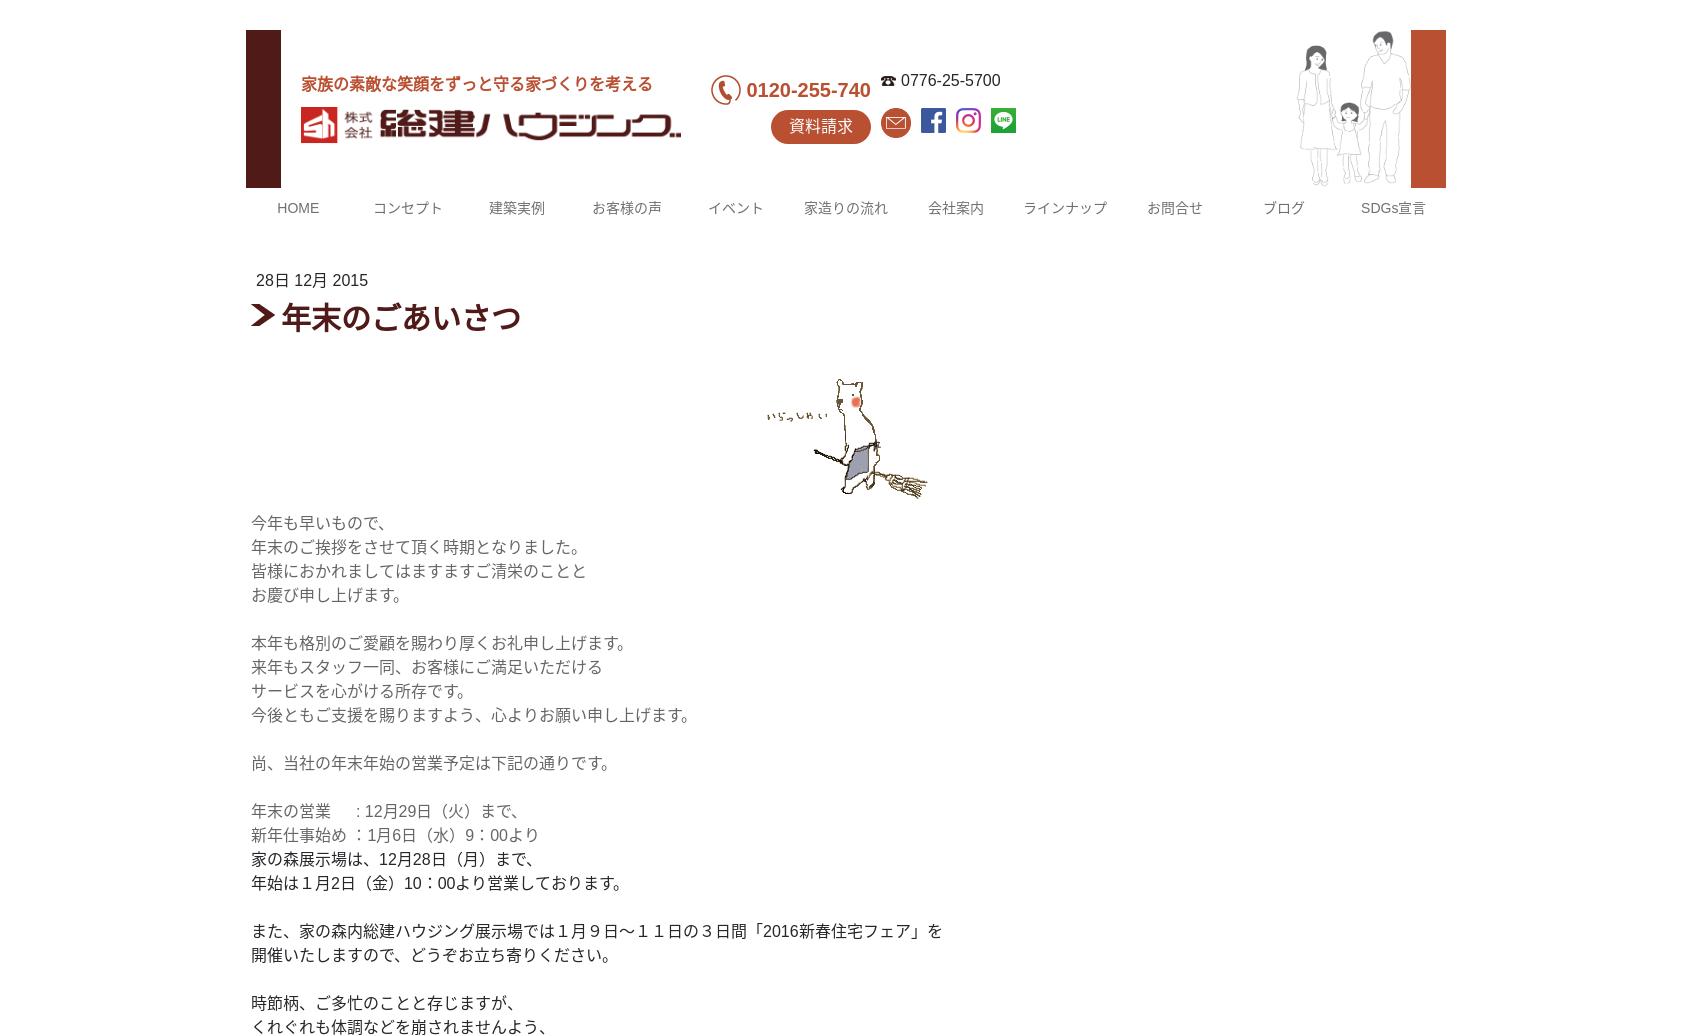 The image size is (1692, 1036). Describe the element at coordinates (1074, 369) in the screenshot. I see `'2019年6月'` at that location.